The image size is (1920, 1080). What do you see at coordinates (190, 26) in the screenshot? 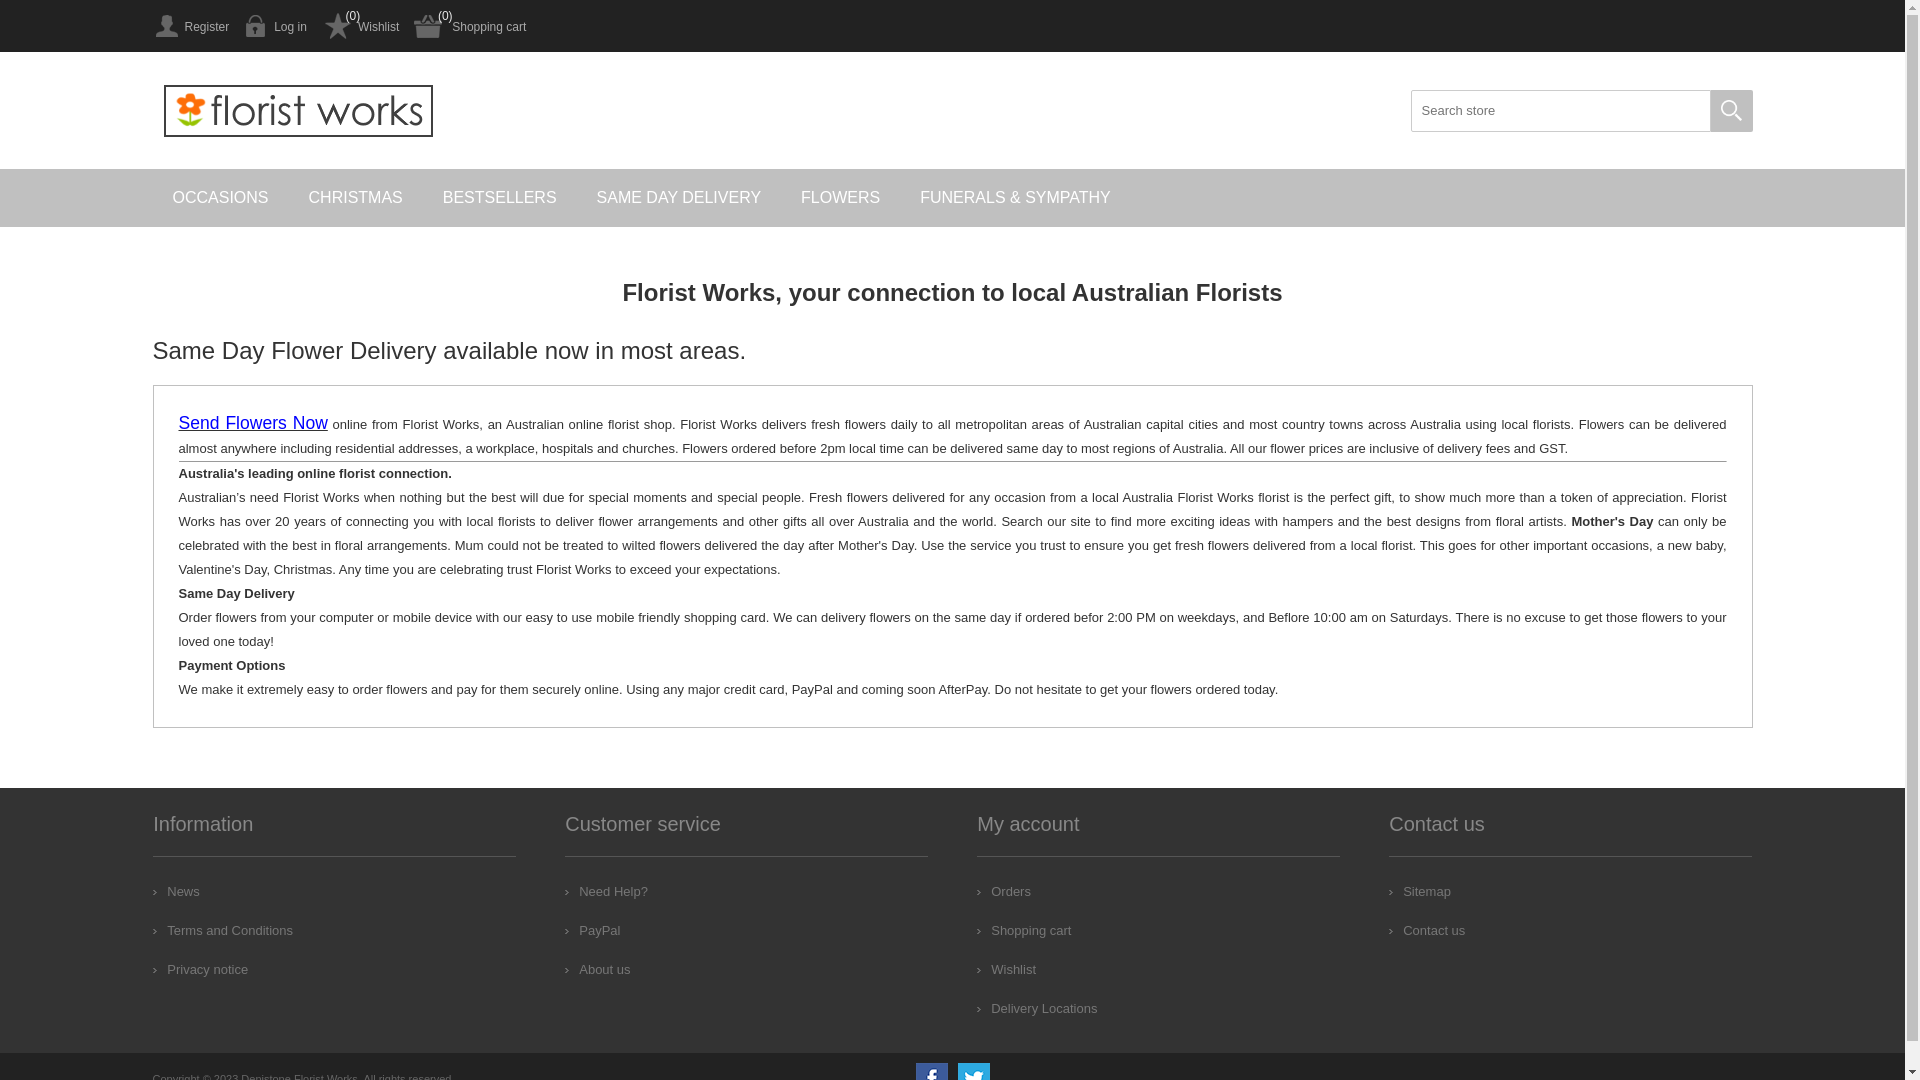
I see `'Register'` at bounding box center [190, 26].